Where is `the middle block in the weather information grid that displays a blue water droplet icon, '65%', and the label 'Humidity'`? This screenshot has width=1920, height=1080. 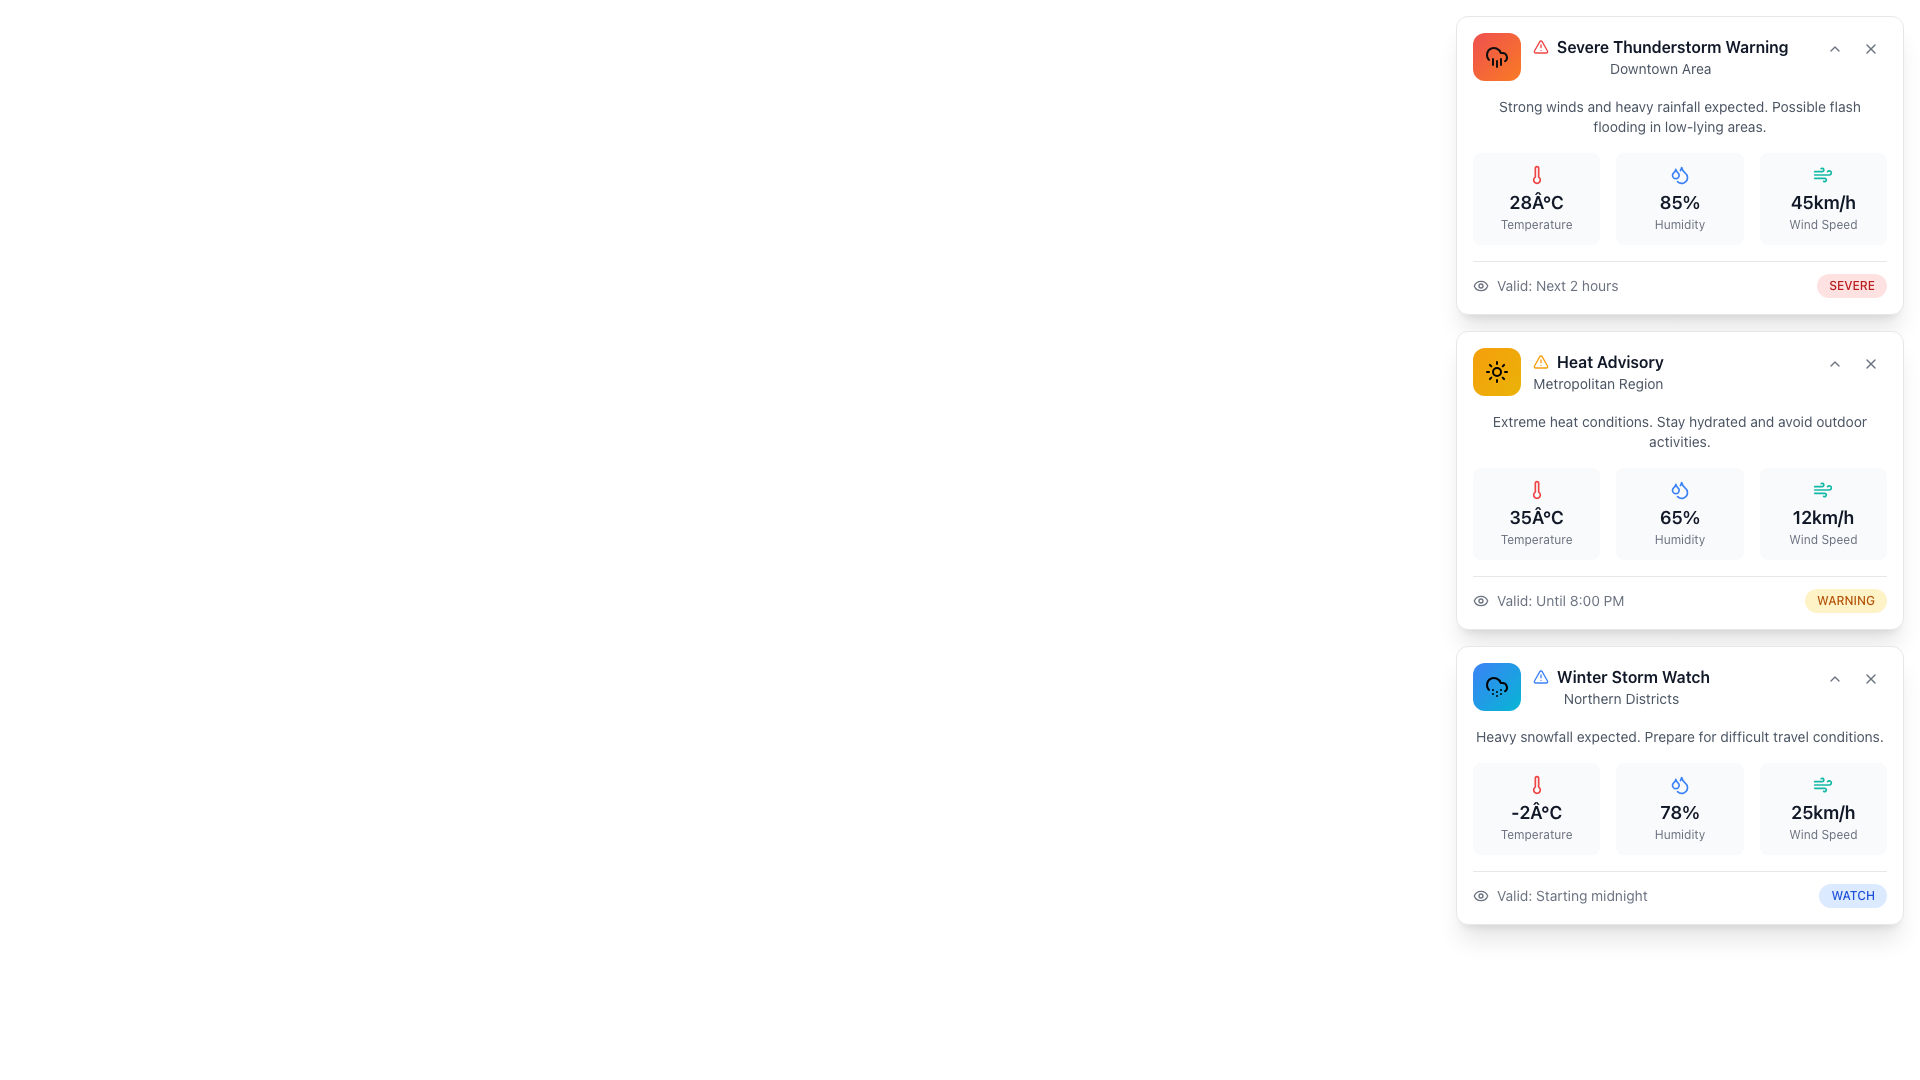
the middle block in the weather information grid that displays a blue water droplet icon, '65%', and the label 'Humidity' is located at coordinates (1680, 512).